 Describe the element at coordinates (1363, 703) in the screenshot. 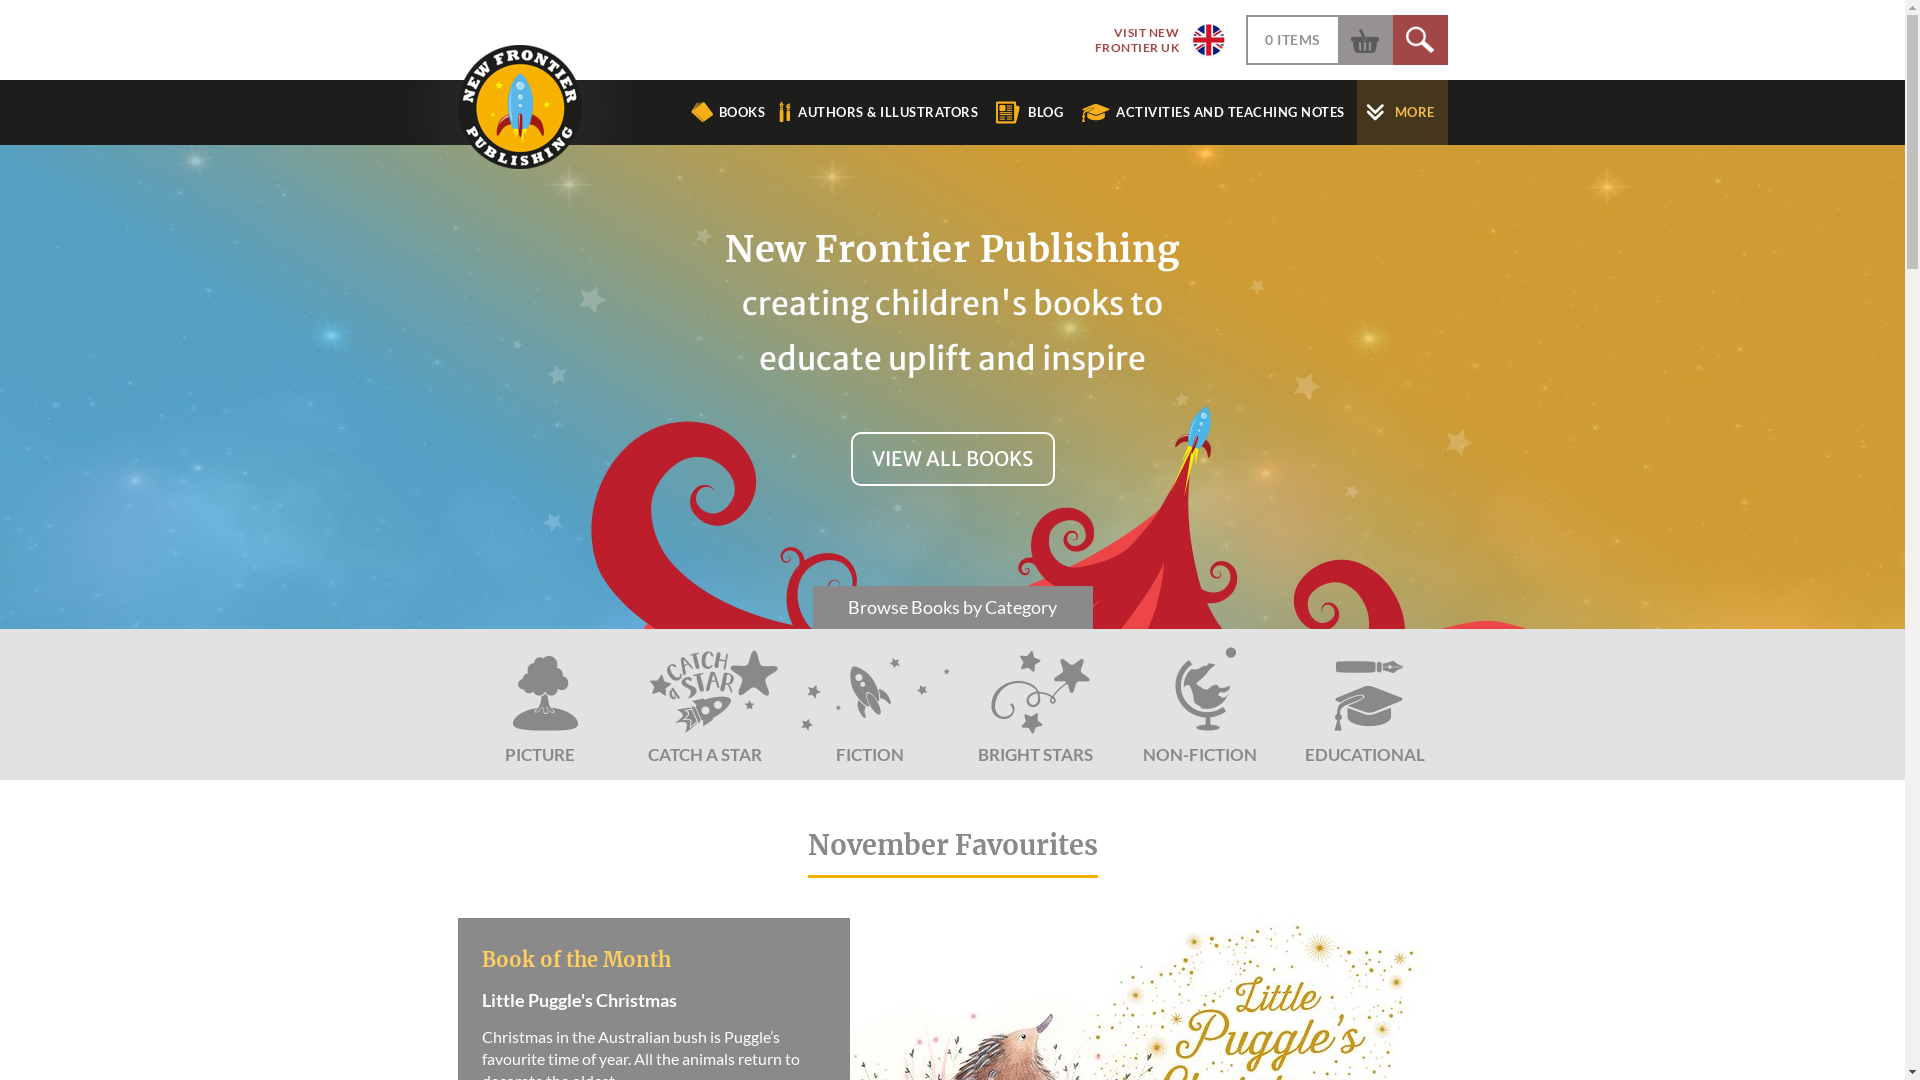

I see `'EDUCATIONAL'` at that location.